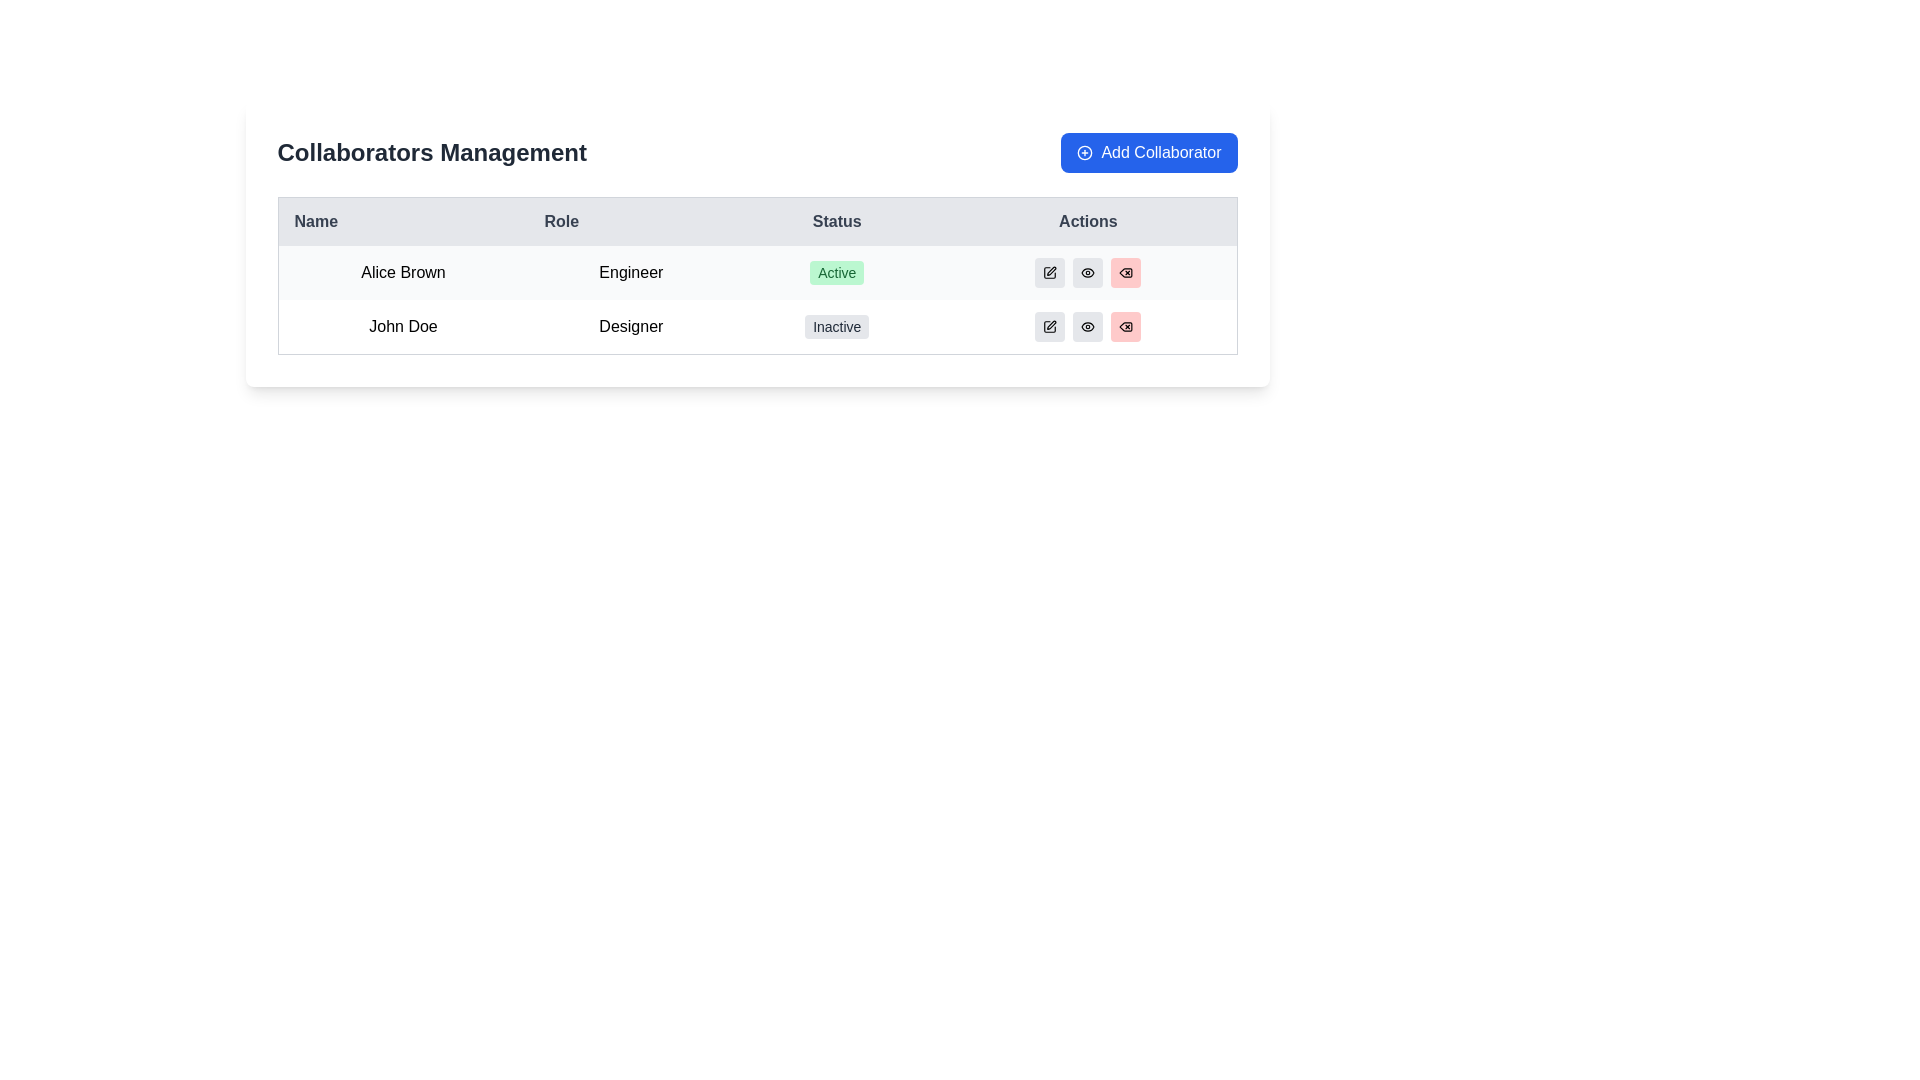 This screenshot has height=1080, width=1920. I want to click on the edit icon button located in the 'Actions' column of the second row in the 'Collaborators Management' table, so click(1049, 326).